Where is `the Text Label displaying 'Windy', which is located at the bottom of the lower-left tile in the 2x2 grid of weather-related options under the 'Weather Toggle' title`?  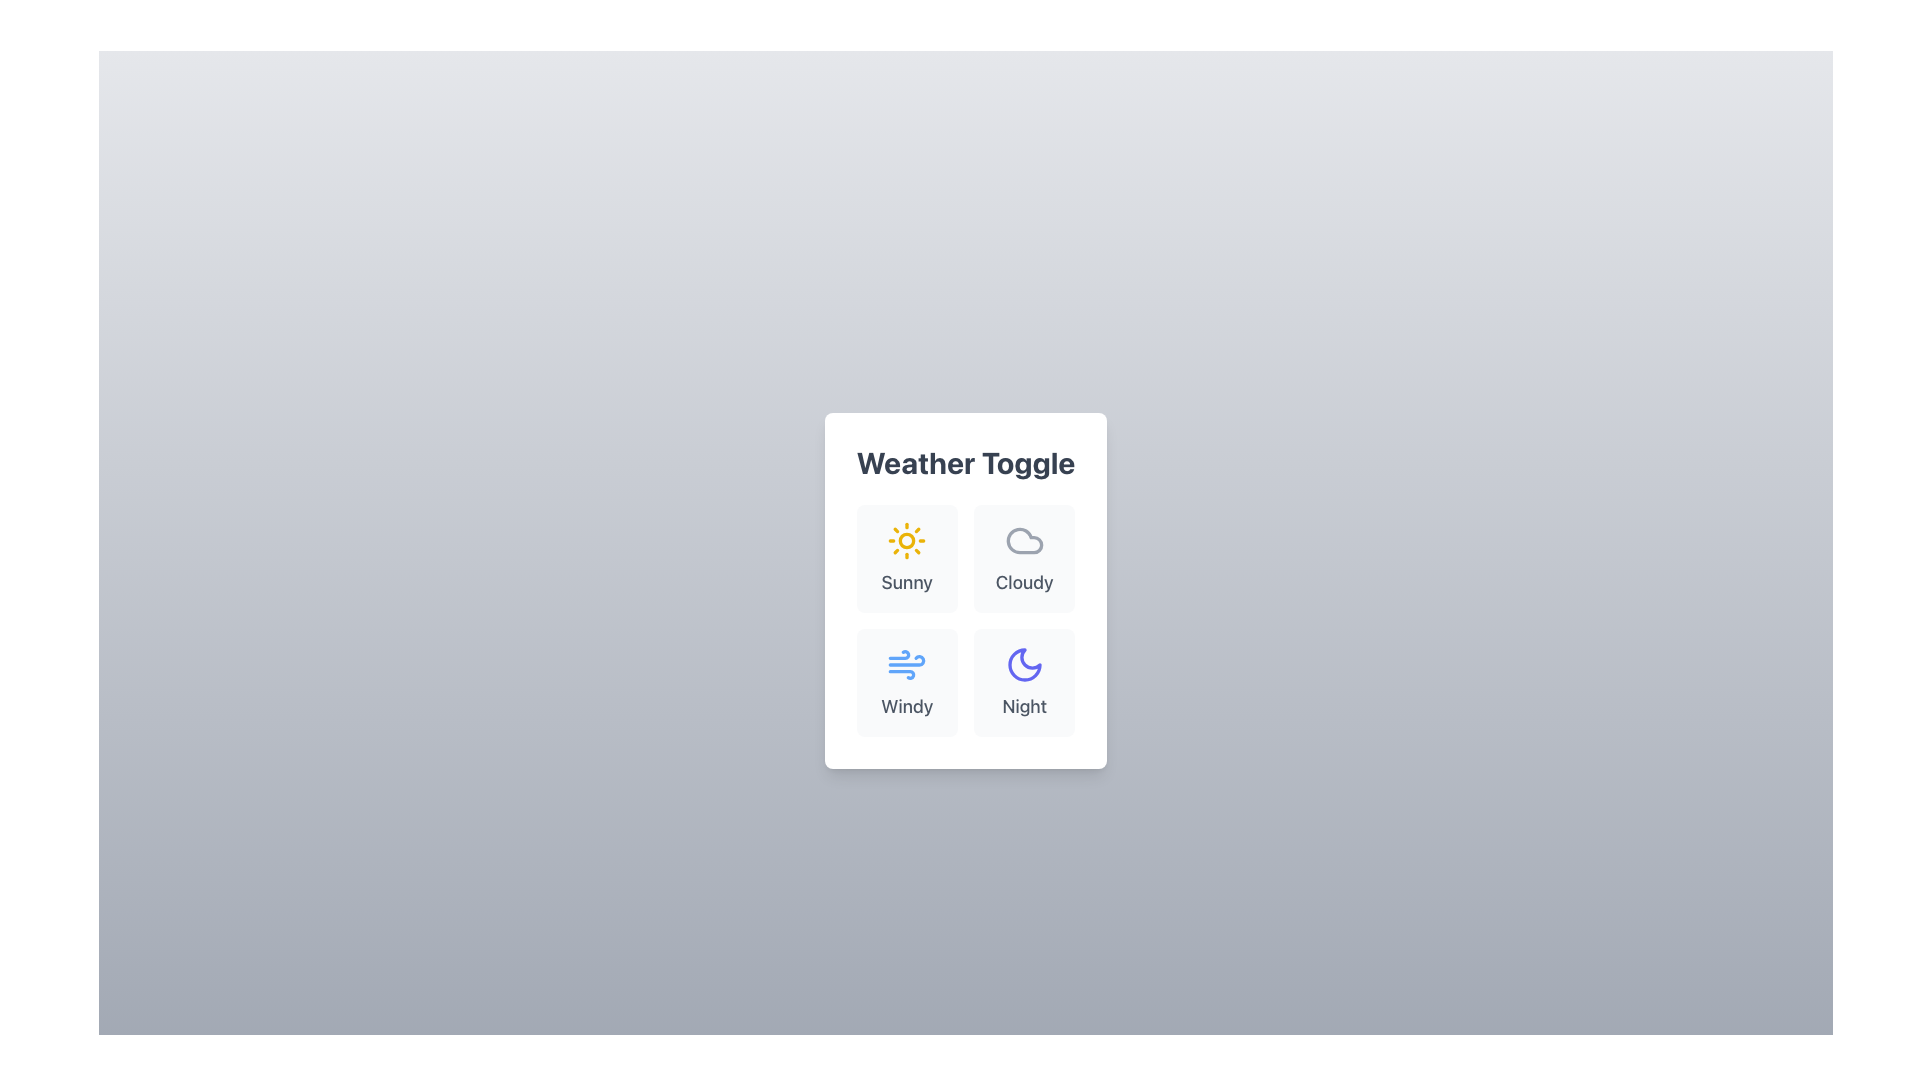 the Text Label displaying 'Windy', which is located at the bottom of the lower-left tile in the 2x2 grid of weather-related options under the 'Weather Toggle' title is located at coordinates (906, 705).